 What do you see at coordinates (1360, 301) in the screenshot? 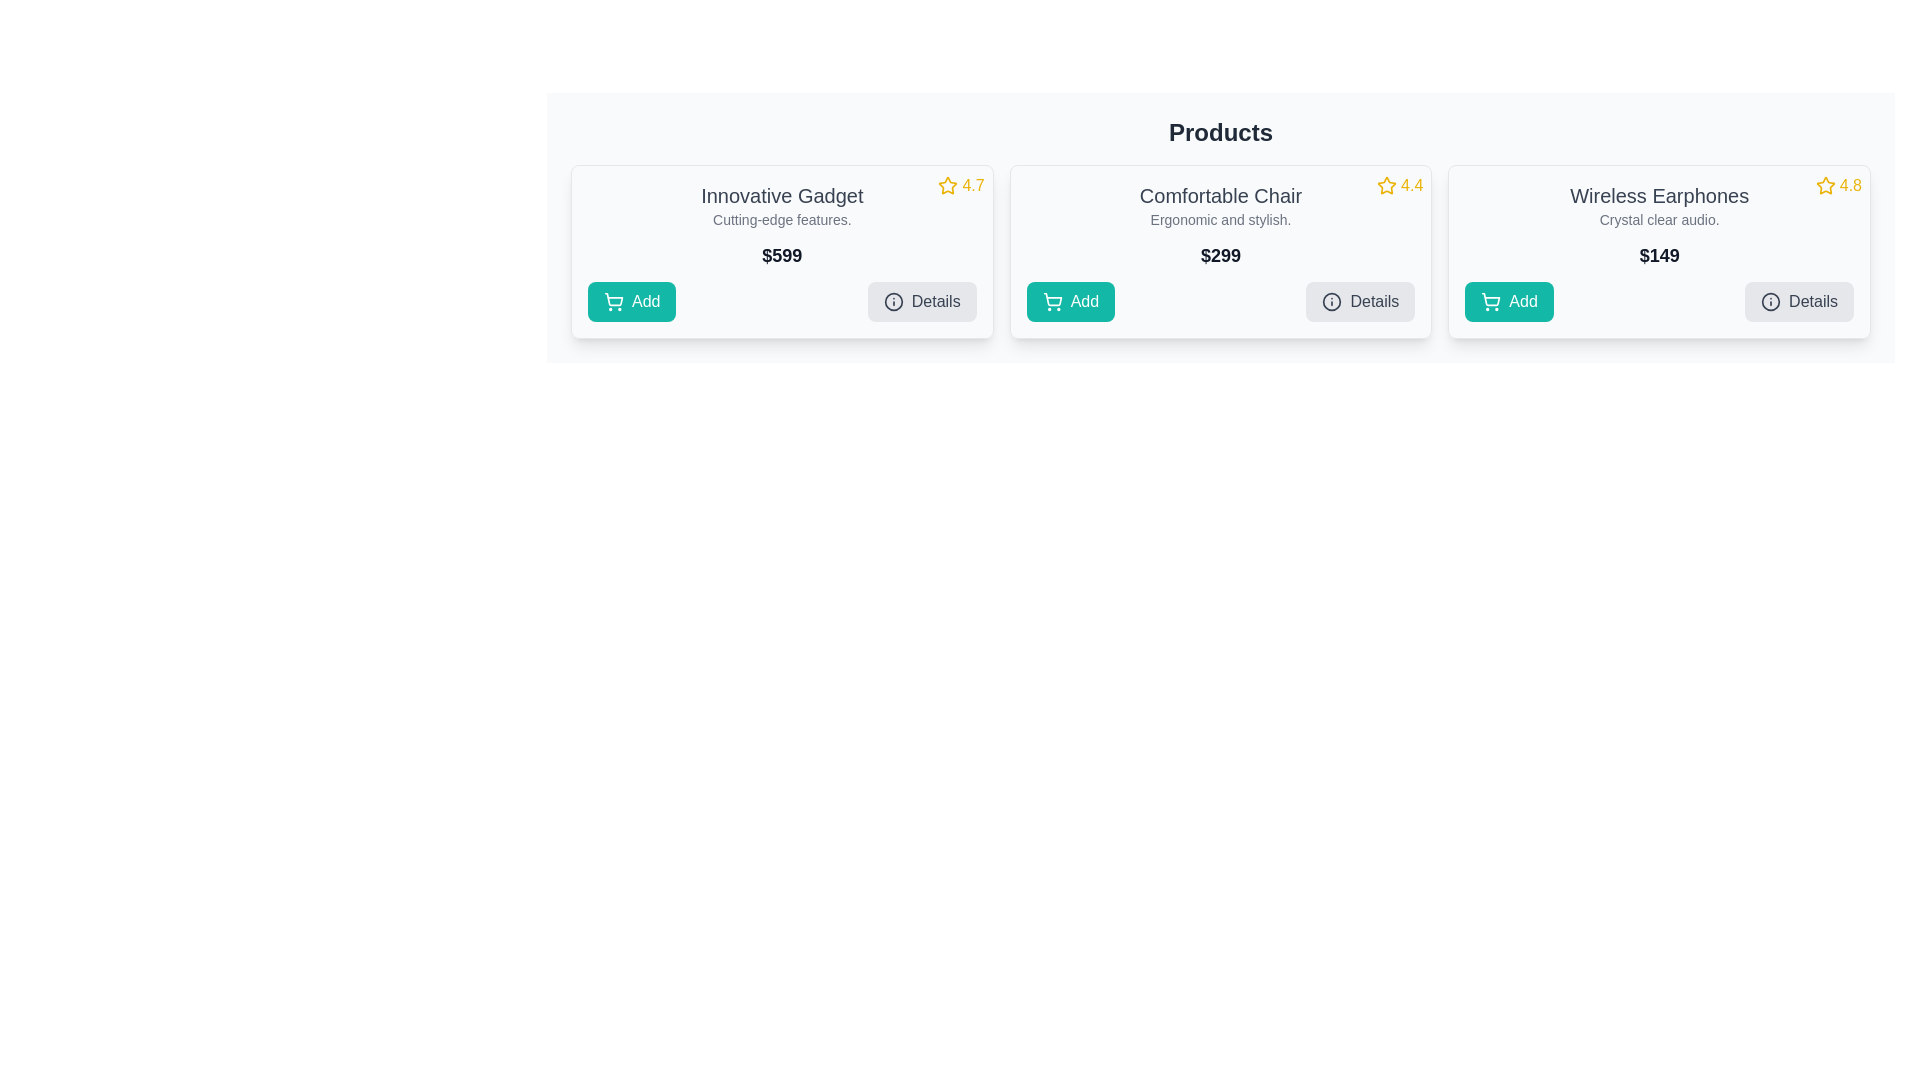
I see `the 'Details' button for the product titled 'Comfortable Chair', which is located at the bottom right corner of the product card, next to the 'Add' button` at bounding box center [1360, 301].